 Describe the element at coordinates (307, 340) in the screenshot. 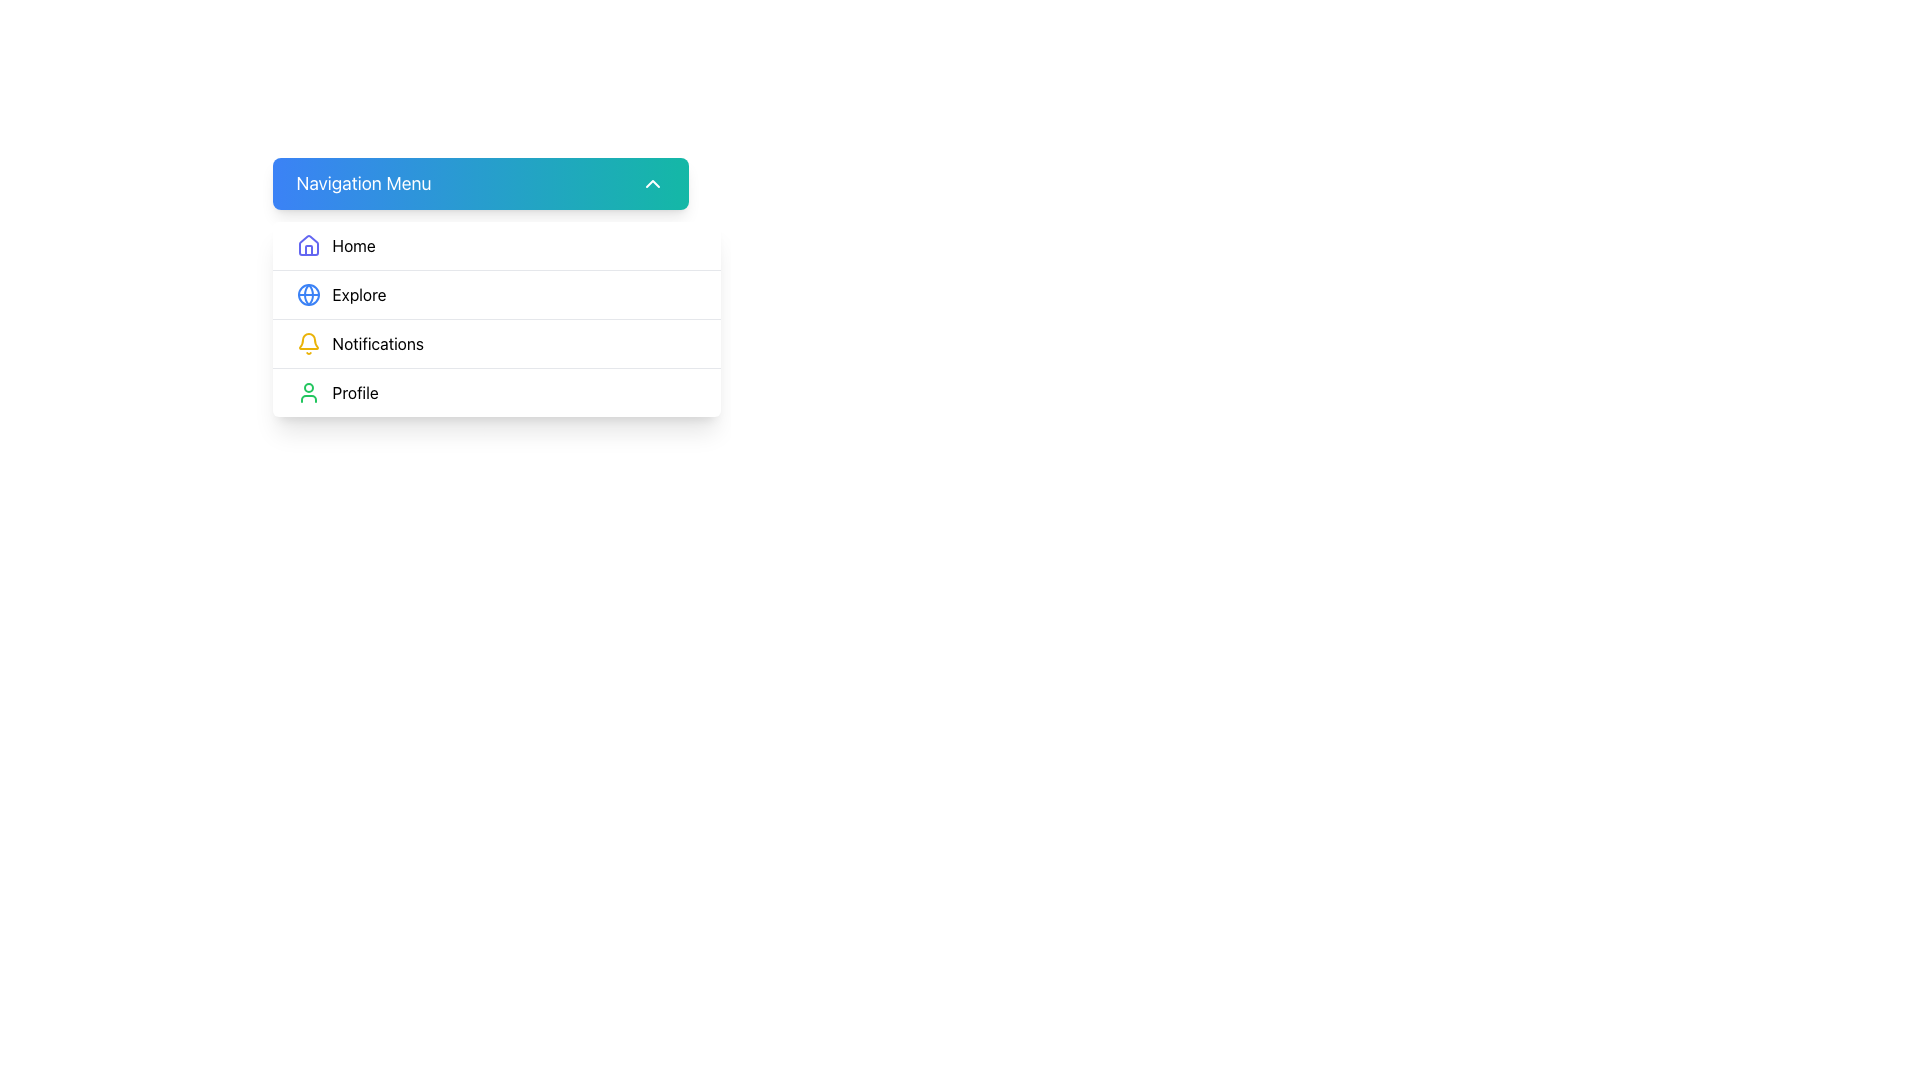

I see `the decorative vector graphic shape that visually represents the top section of the notification bell, located under the 'Notifications' label in the vertical navigation menu` at that location.